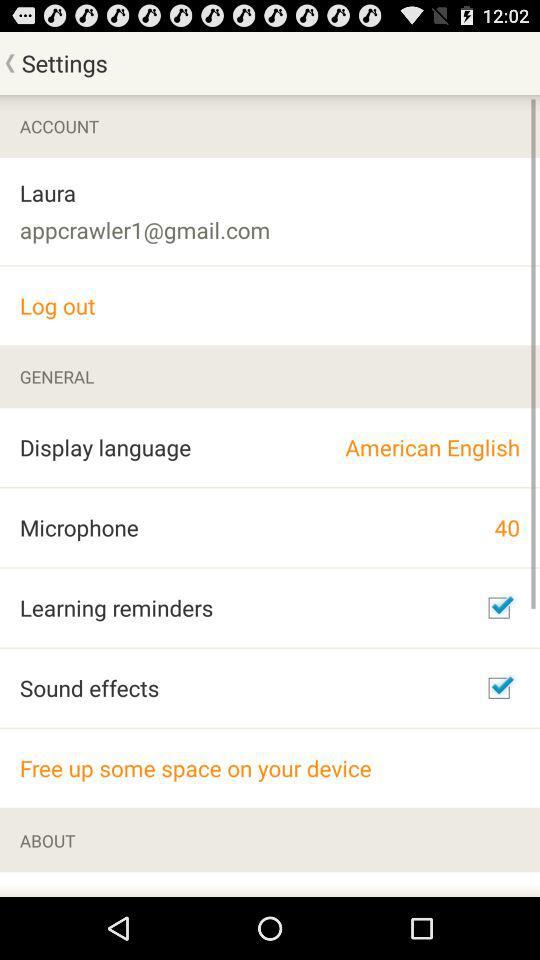  I want to click on the log out icon, so click(270, 305).